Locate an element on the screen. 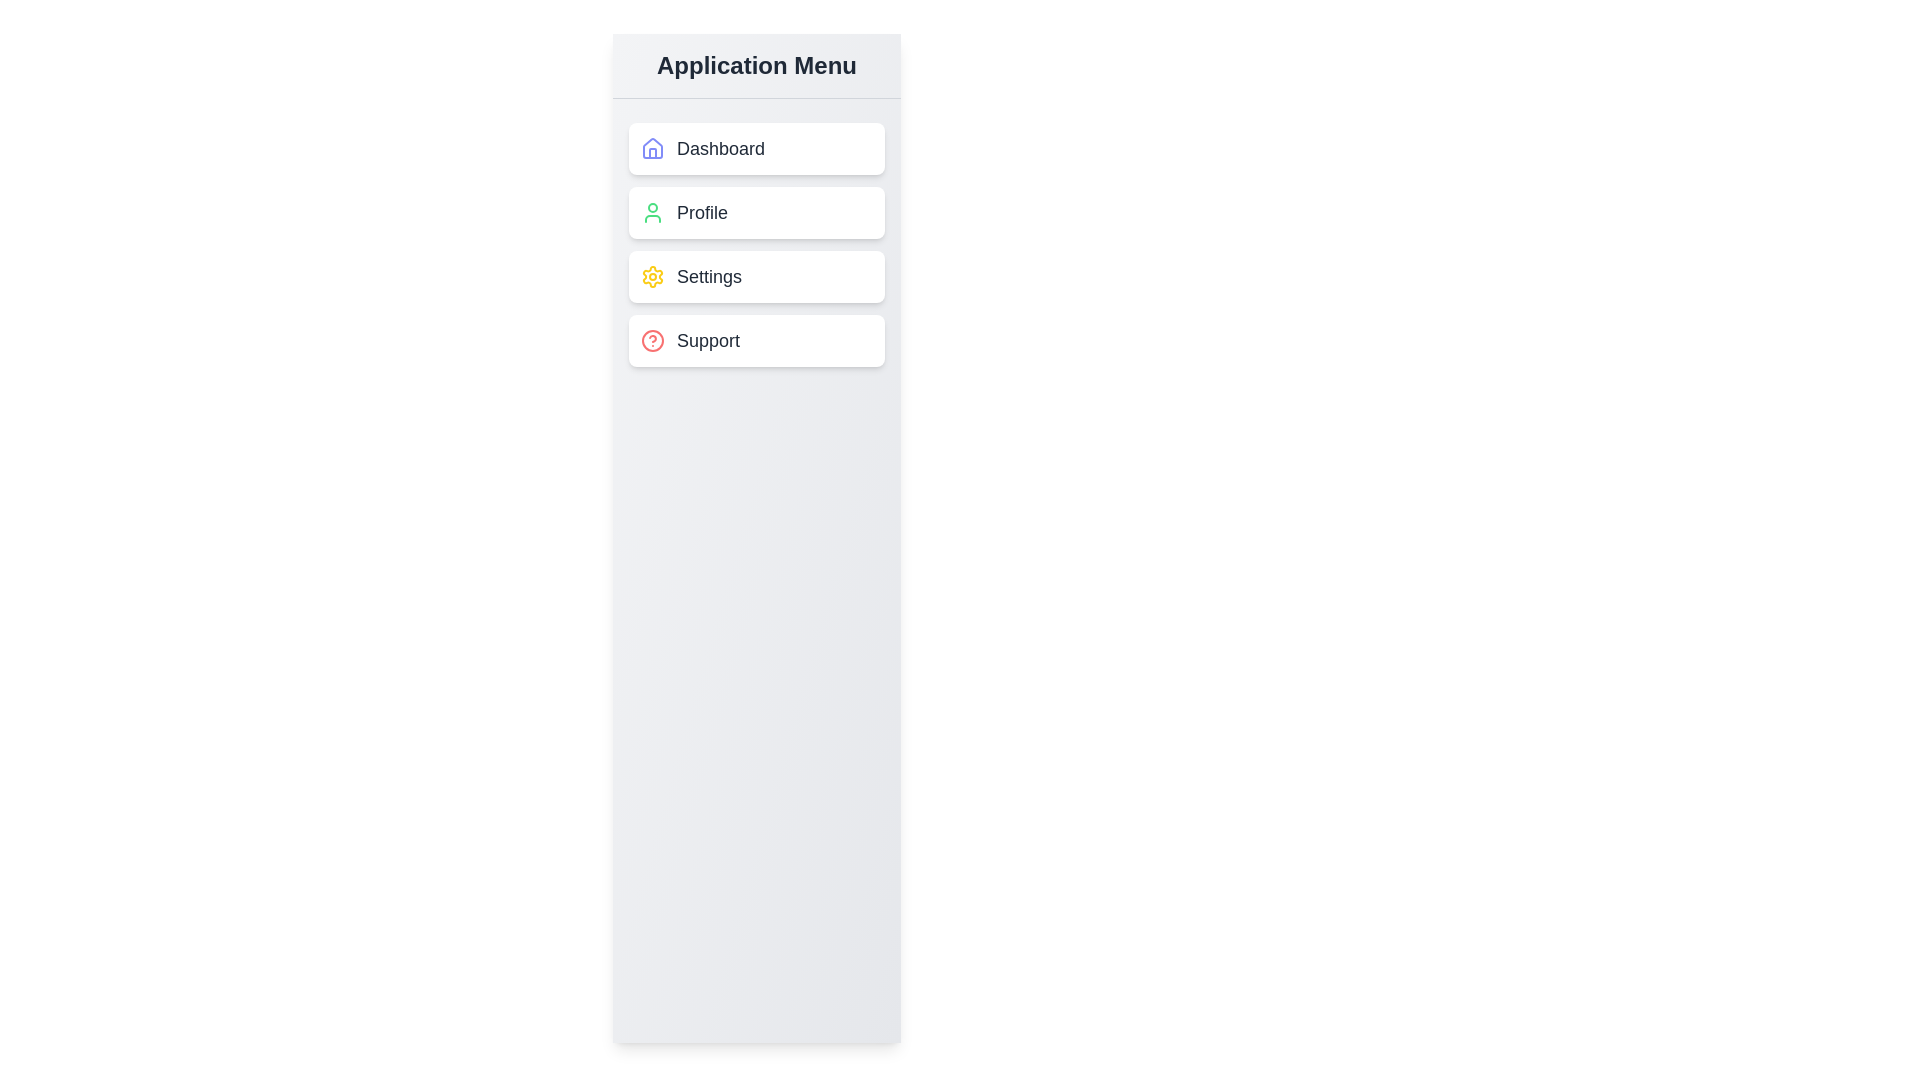  the menu item Settings is located at coordinates (756, 277).